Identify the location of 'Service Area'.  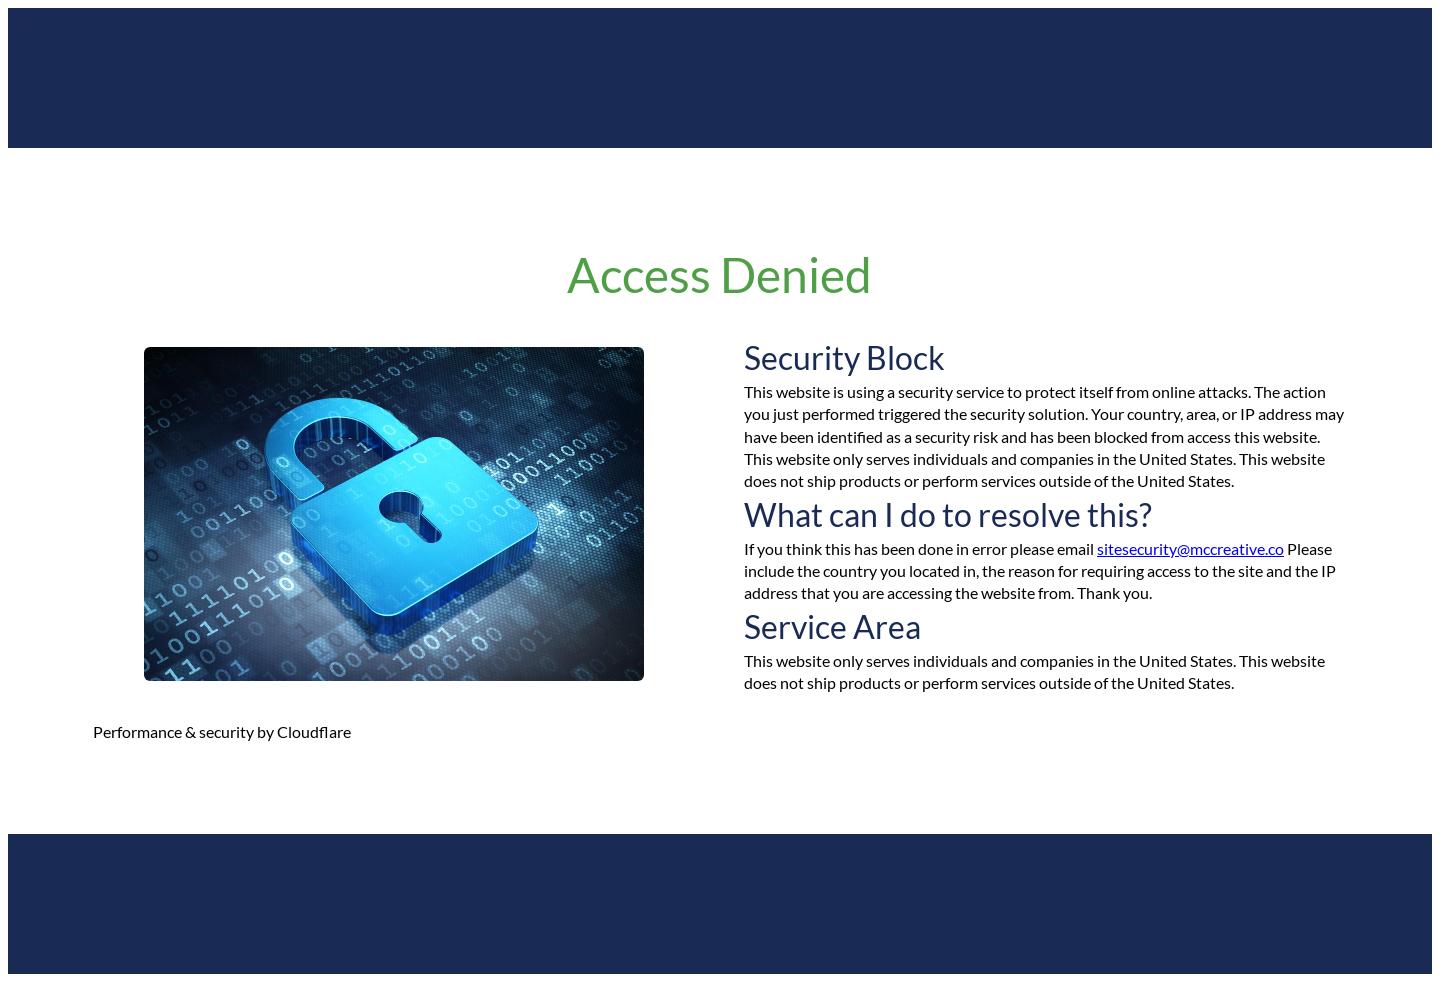
(743, 625).